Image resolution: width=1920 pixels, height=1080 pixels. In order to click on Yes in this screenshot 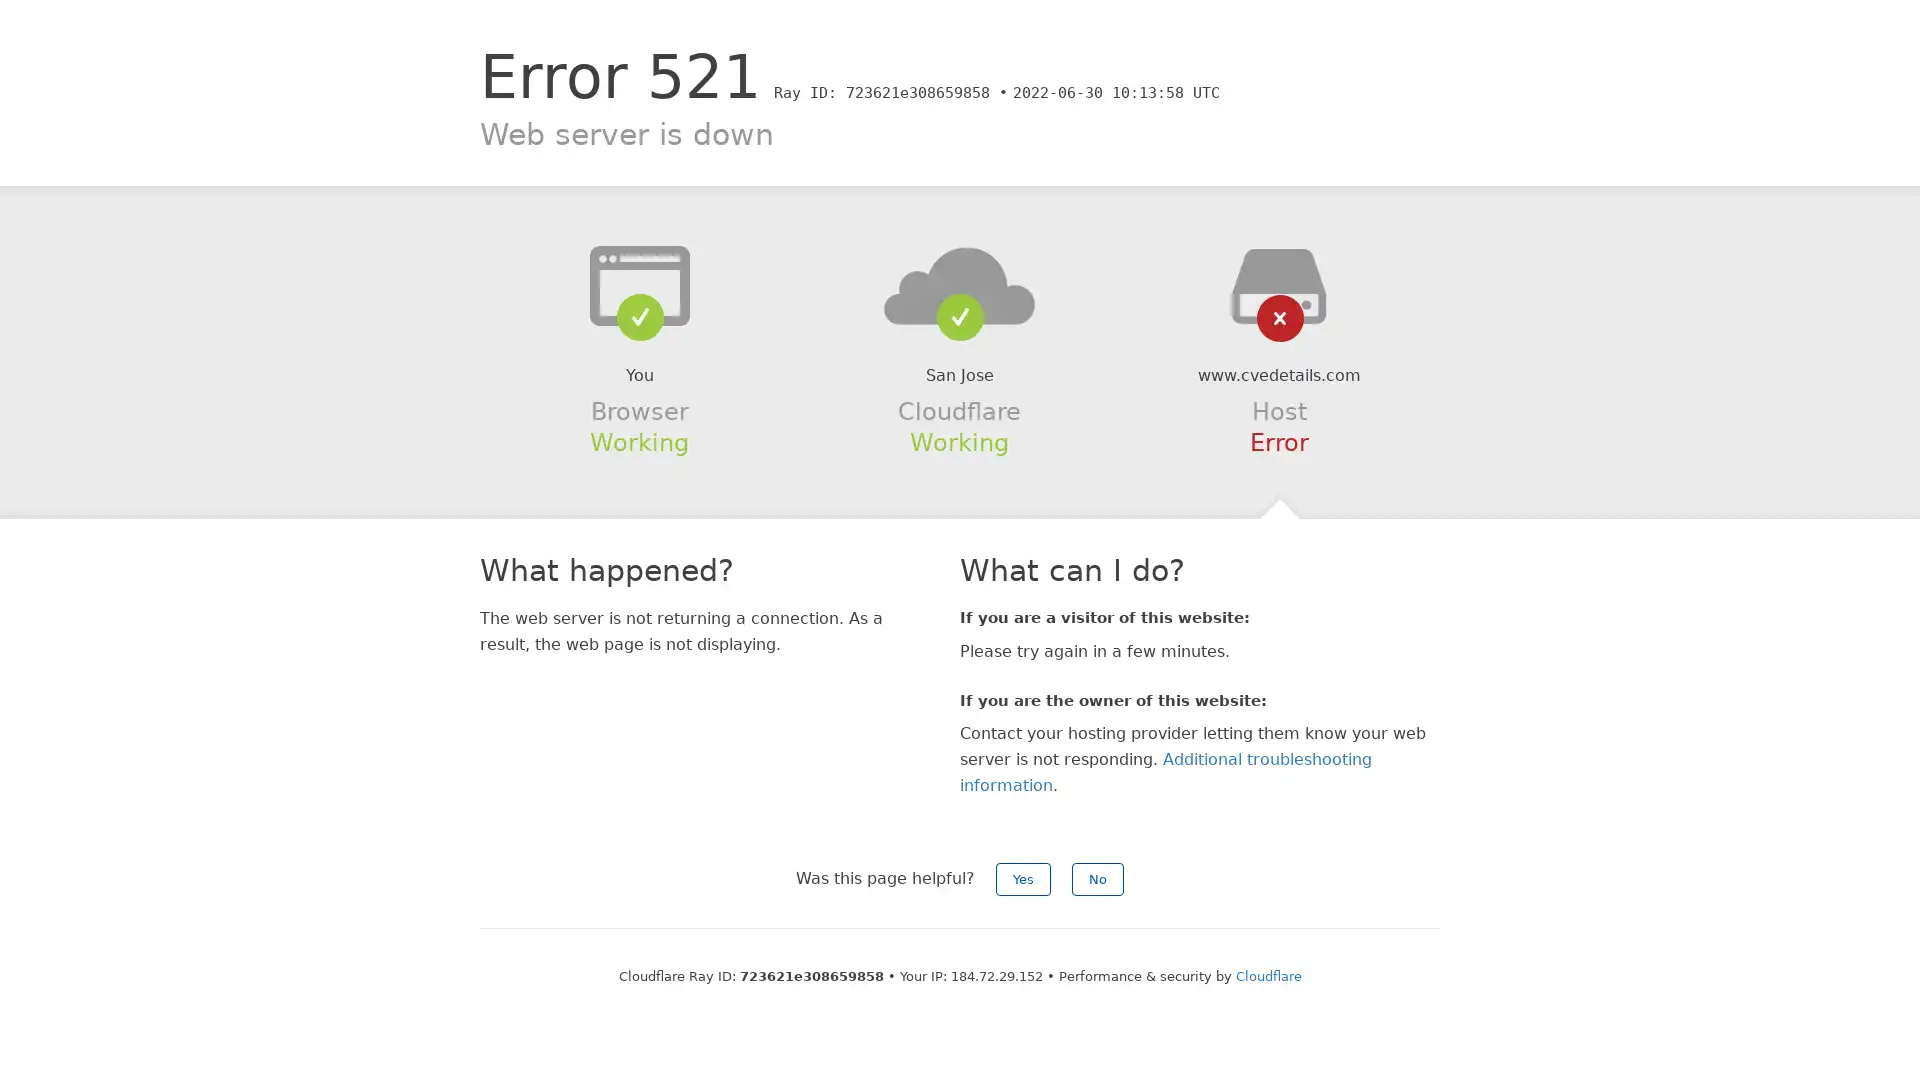, I will do `click(1023, 878)`.